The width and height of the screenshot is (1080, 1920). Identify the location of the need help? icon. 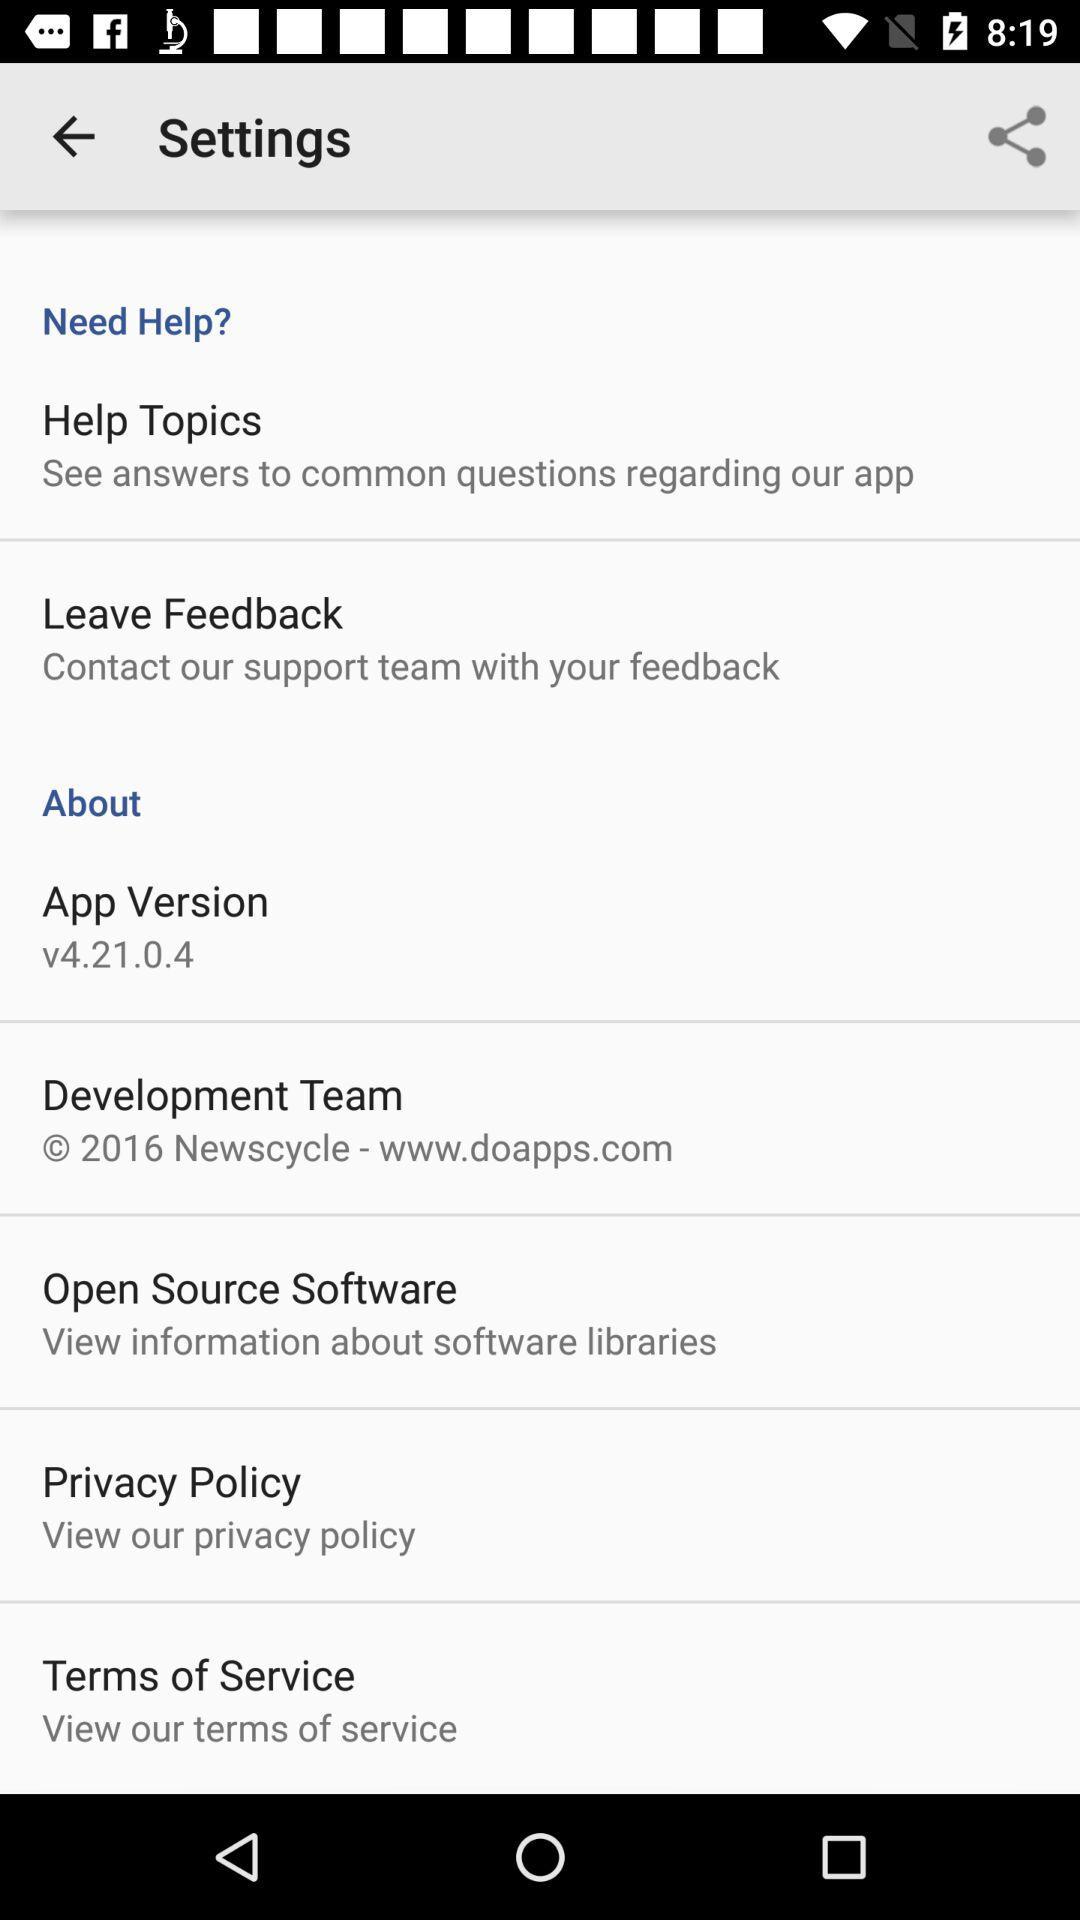
(540, 298).